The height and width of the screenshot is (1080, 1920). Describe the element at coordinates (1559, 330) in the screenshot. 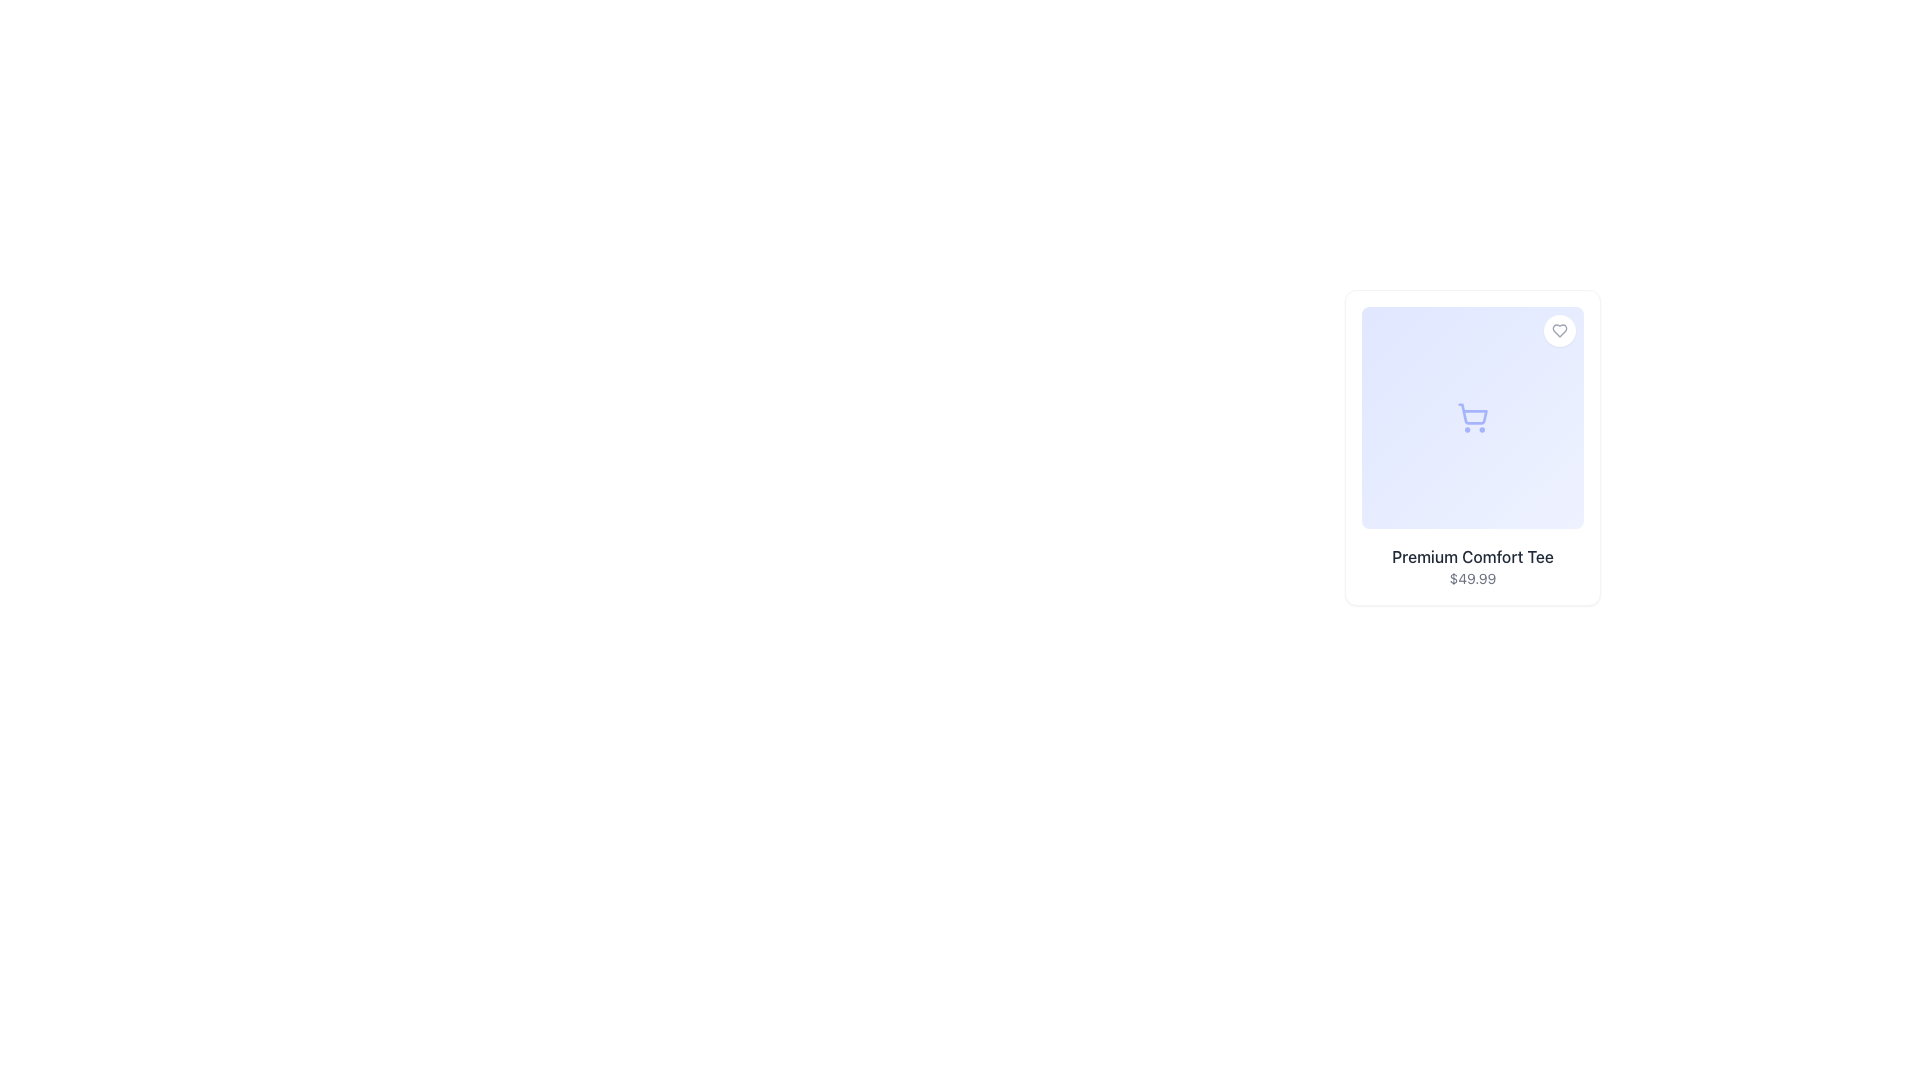

I see `the heart icon in the top-right corner of the product card` at that location.